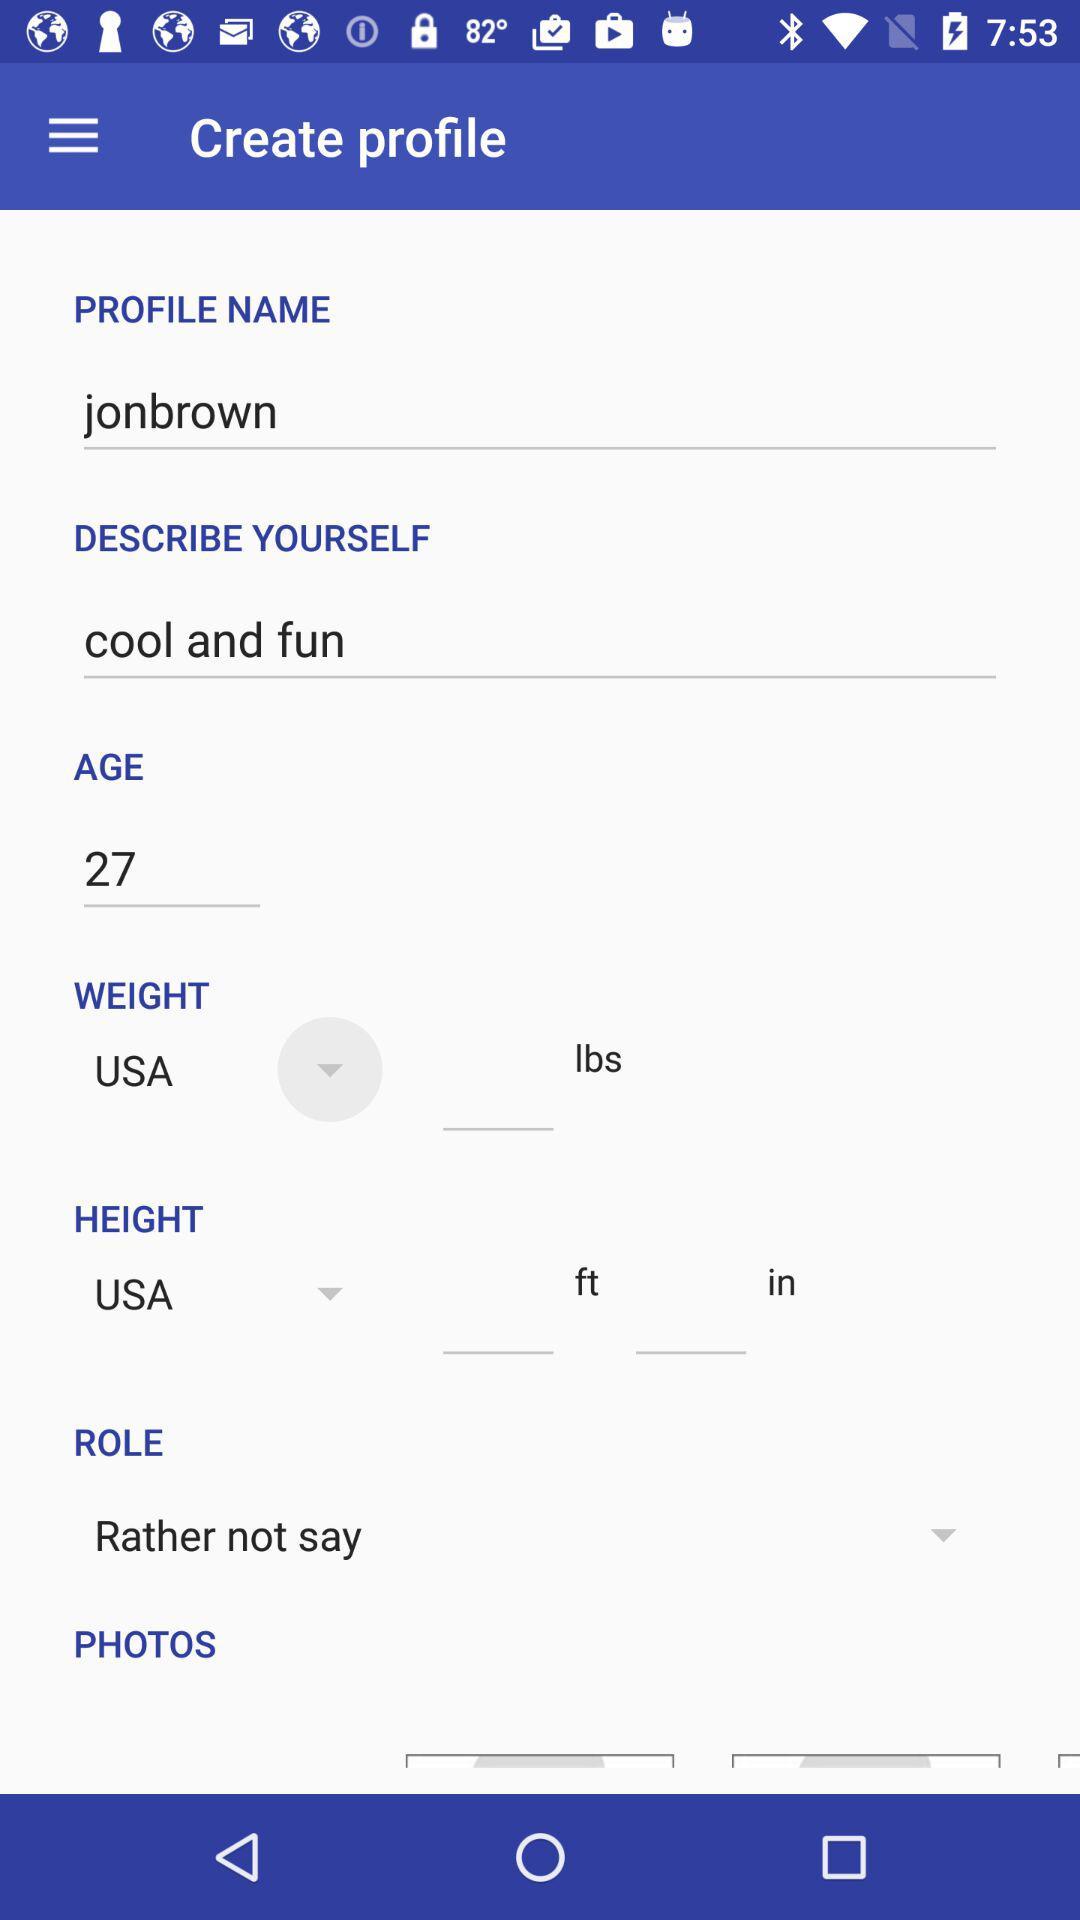  What do you see at coordinates (72, 135) in the screenshot?
I see `the icon above profile name` at bounding box center [72, 135].